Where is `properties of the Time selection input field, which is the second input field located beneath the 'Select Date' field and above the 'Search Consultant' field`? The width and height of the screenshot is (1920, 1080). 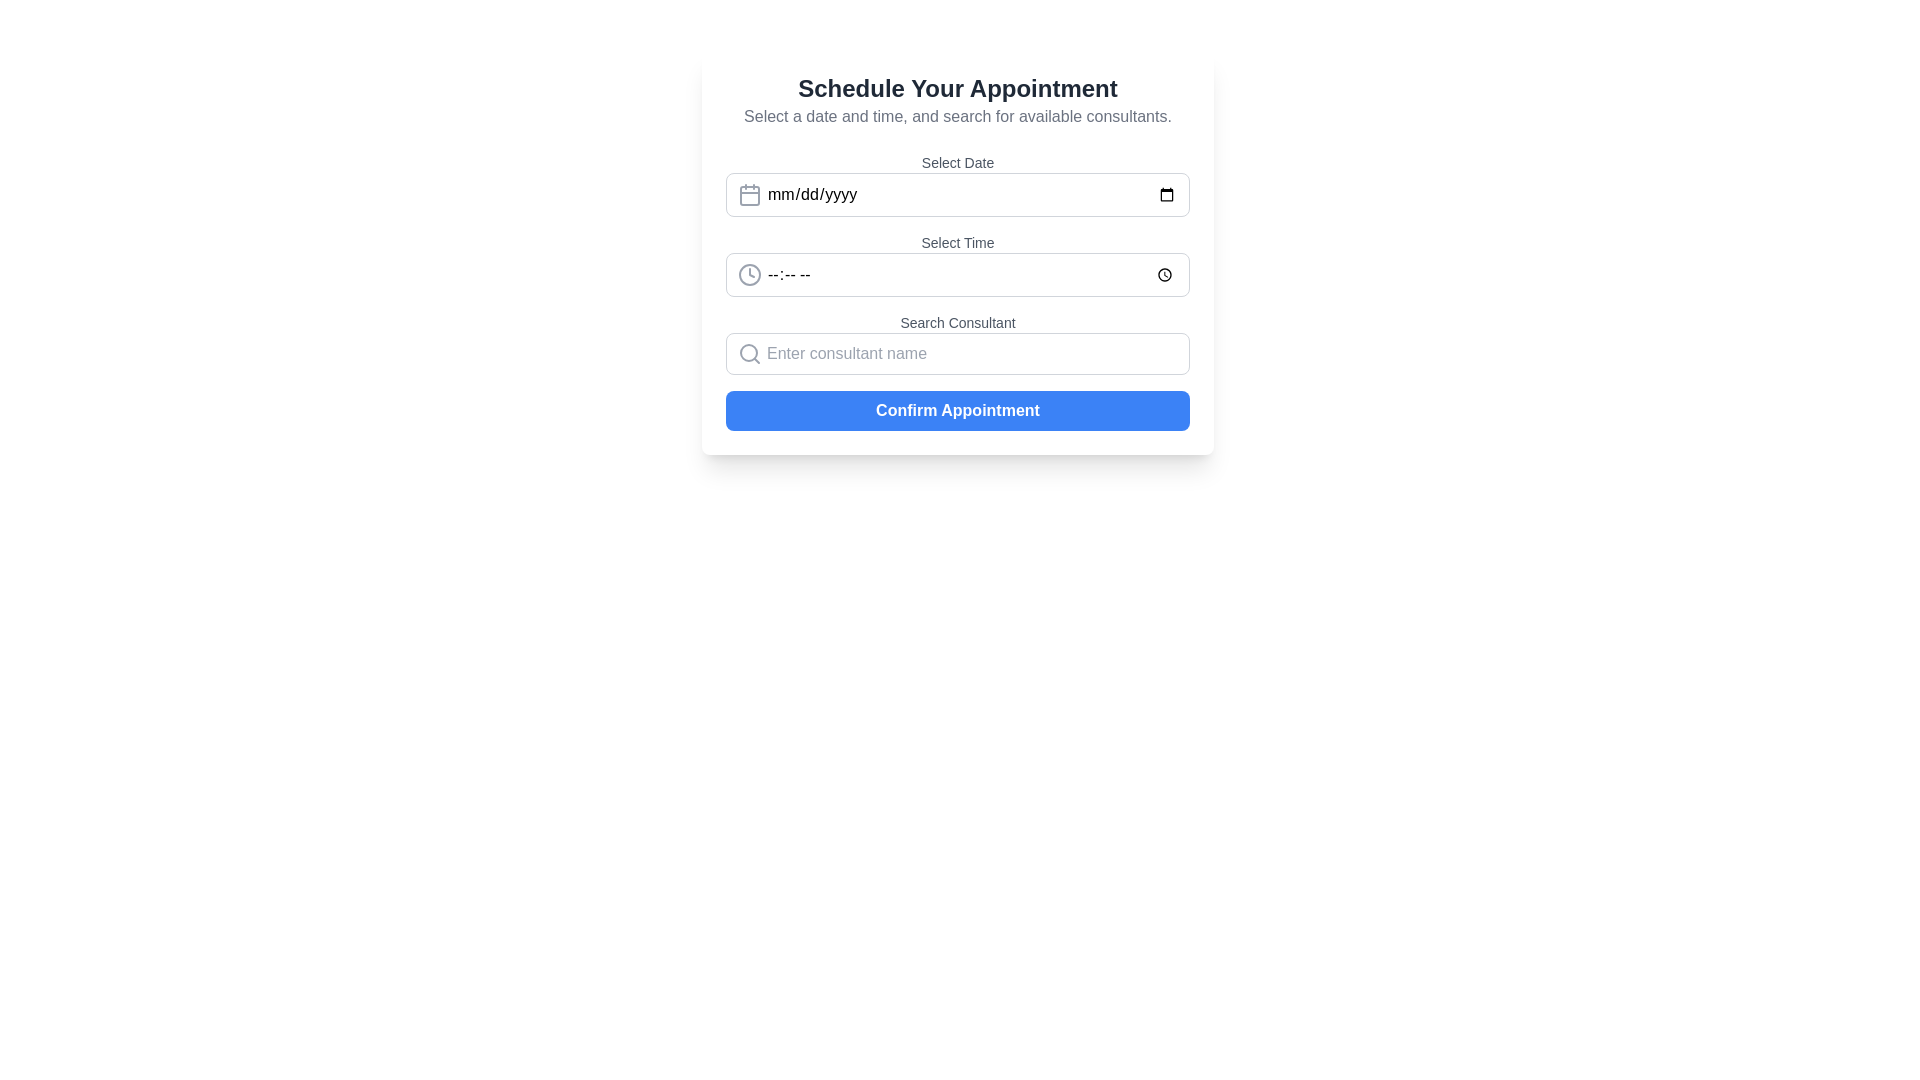 properties of the Time selection input field, which is the second input field located beneath the 'Select Date' field and above the 'Search Consultant' field is located at coordinates (957, 250).